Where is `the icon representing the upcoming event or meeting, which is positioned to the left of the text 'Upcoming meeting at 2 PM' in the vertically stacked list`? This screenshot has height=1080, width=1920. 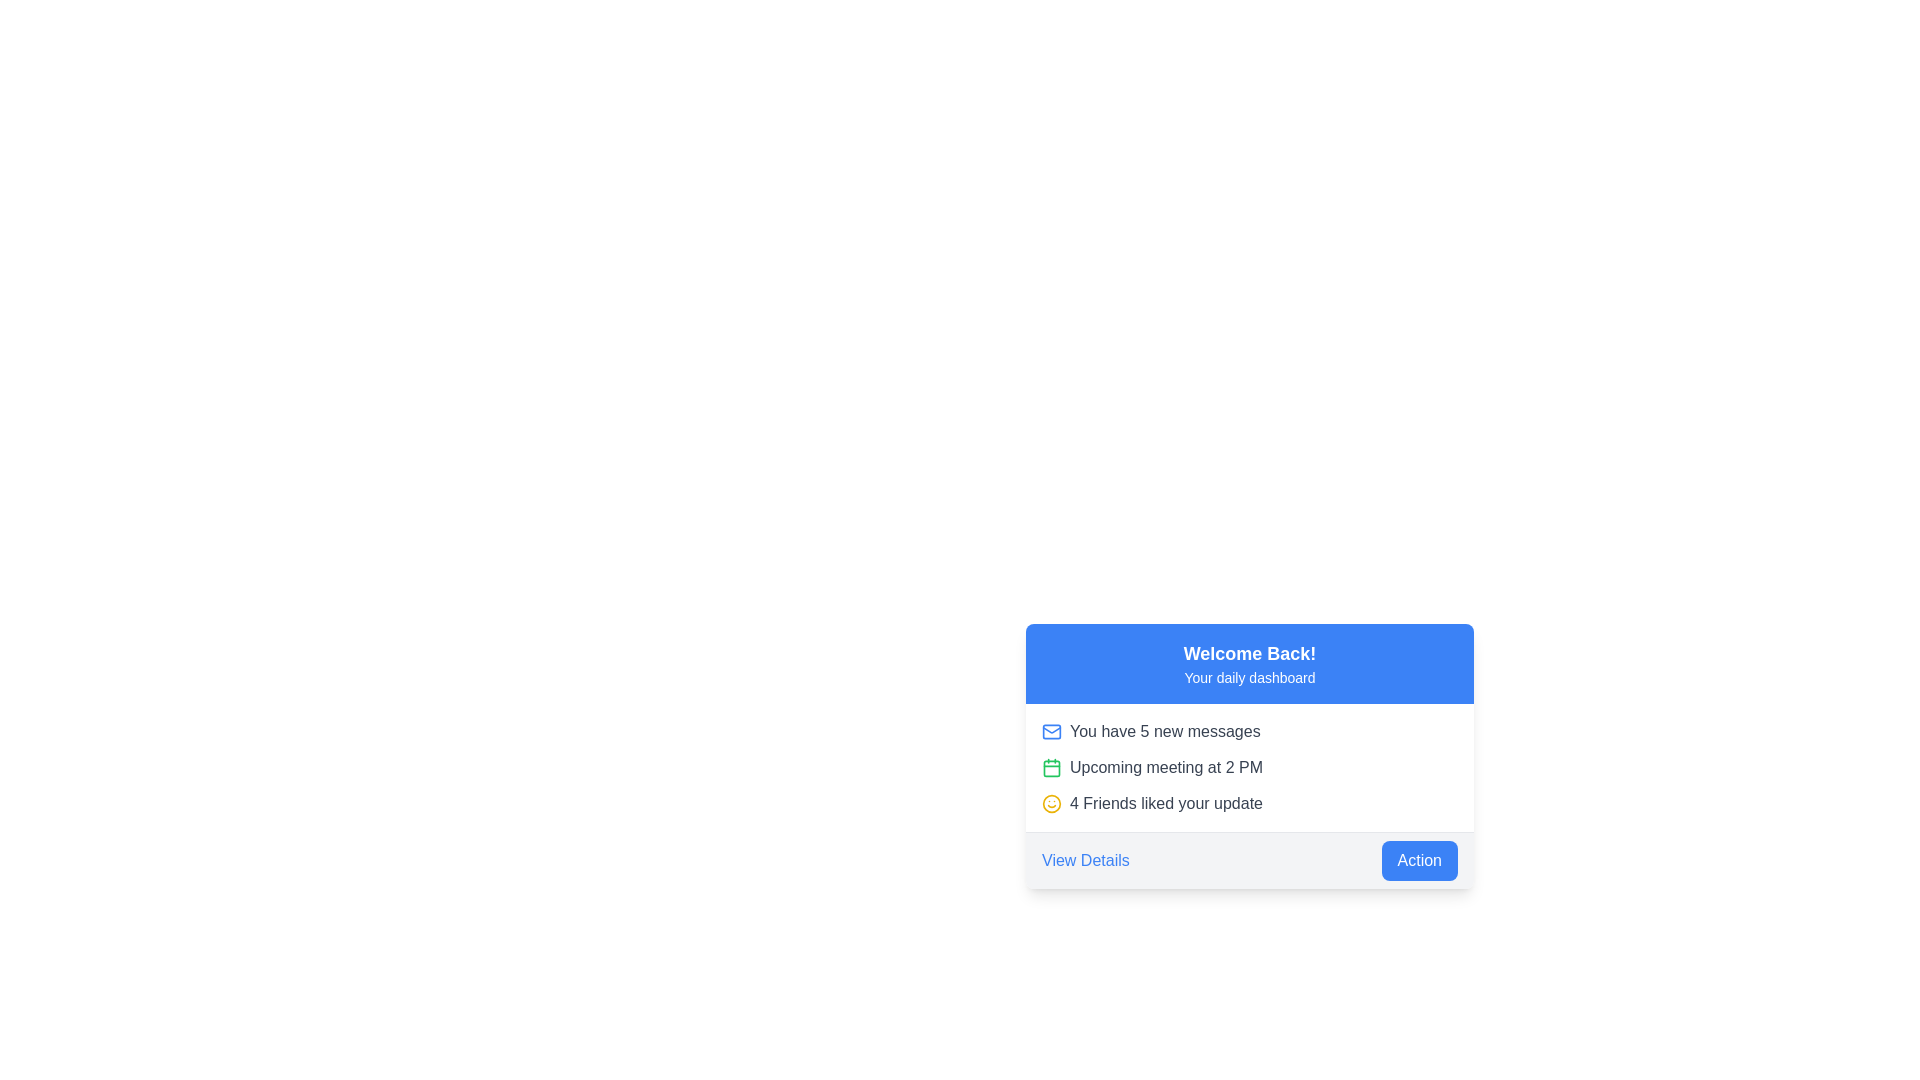 the icon representing the upcoming event or meeting, which is positioned to the left of the text 'Upcoming meeting at 2 PM' in the vertically stacked list is located at coordinates (1050, 766).